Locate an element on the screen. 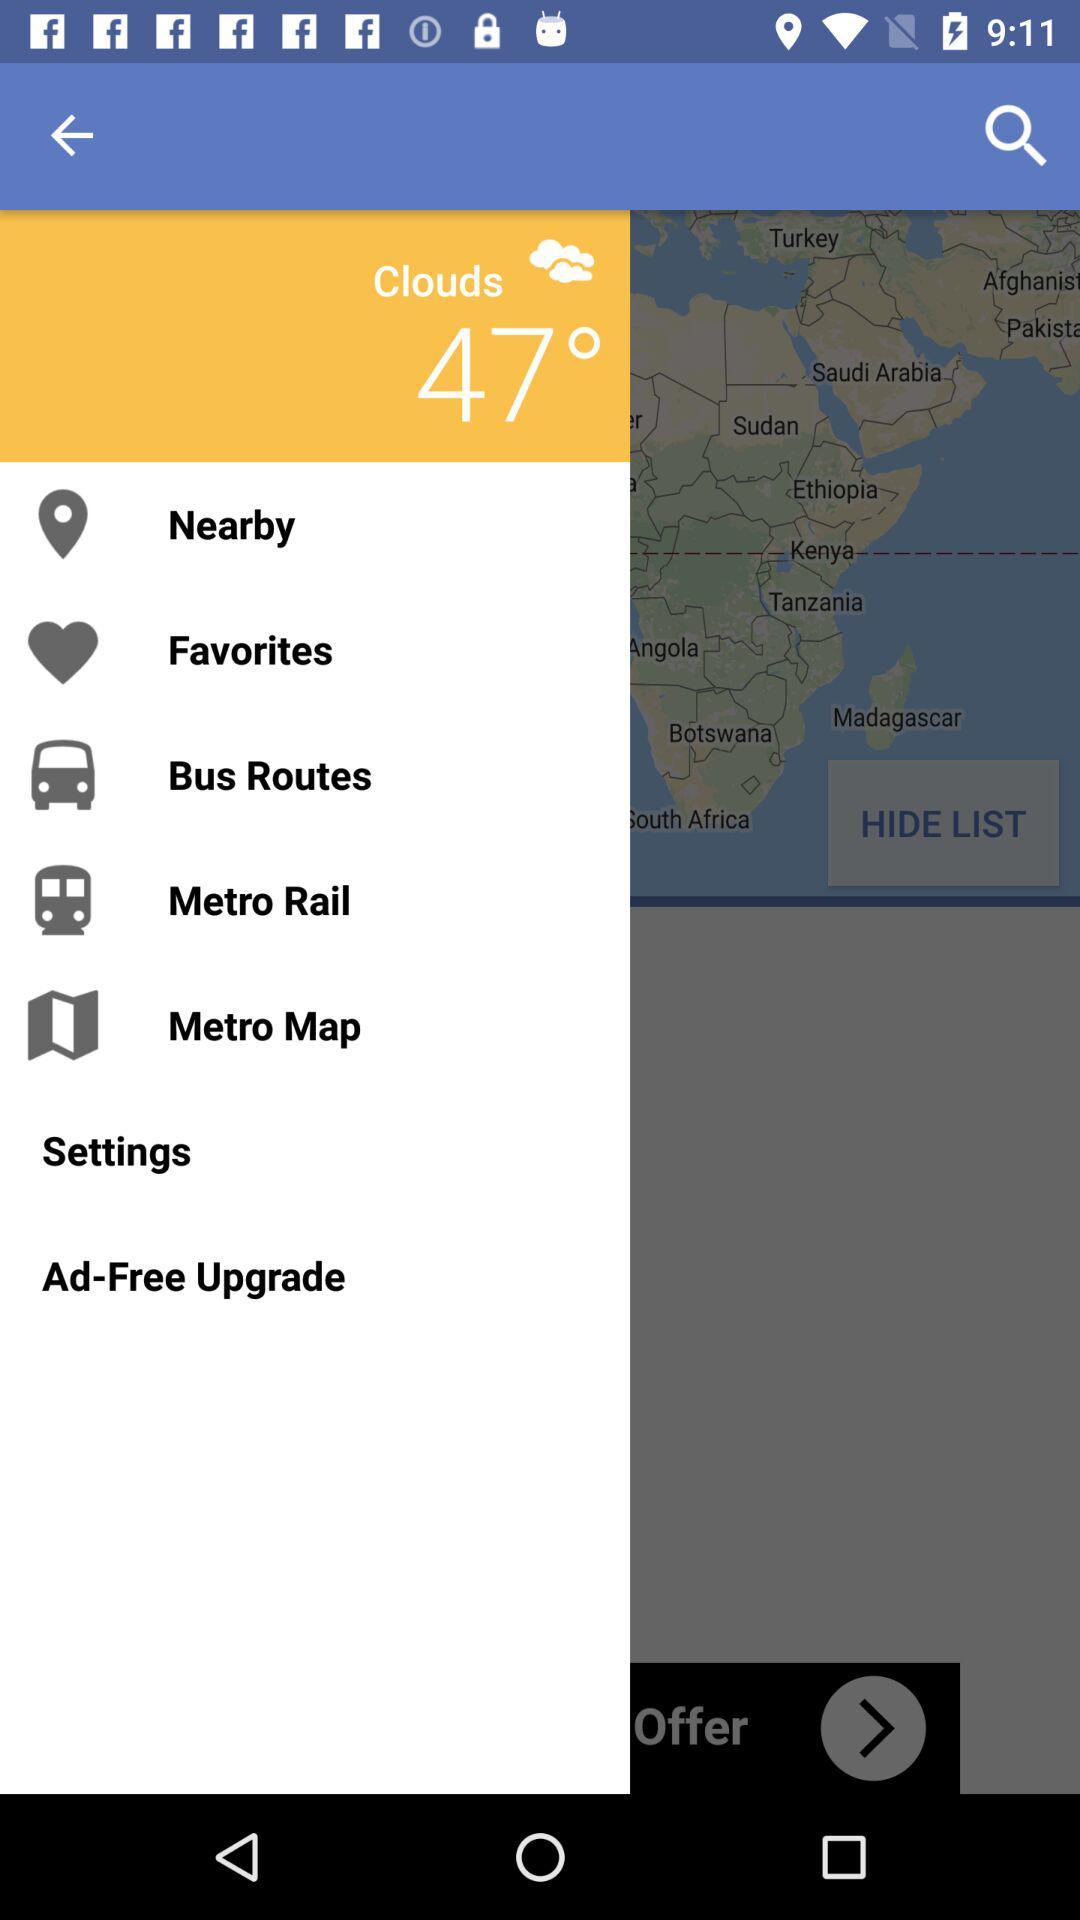 The width and height of the screenshot is (1080, 1920). the item above the ad-free upgrade icon is located at coordinates (315, 1150).